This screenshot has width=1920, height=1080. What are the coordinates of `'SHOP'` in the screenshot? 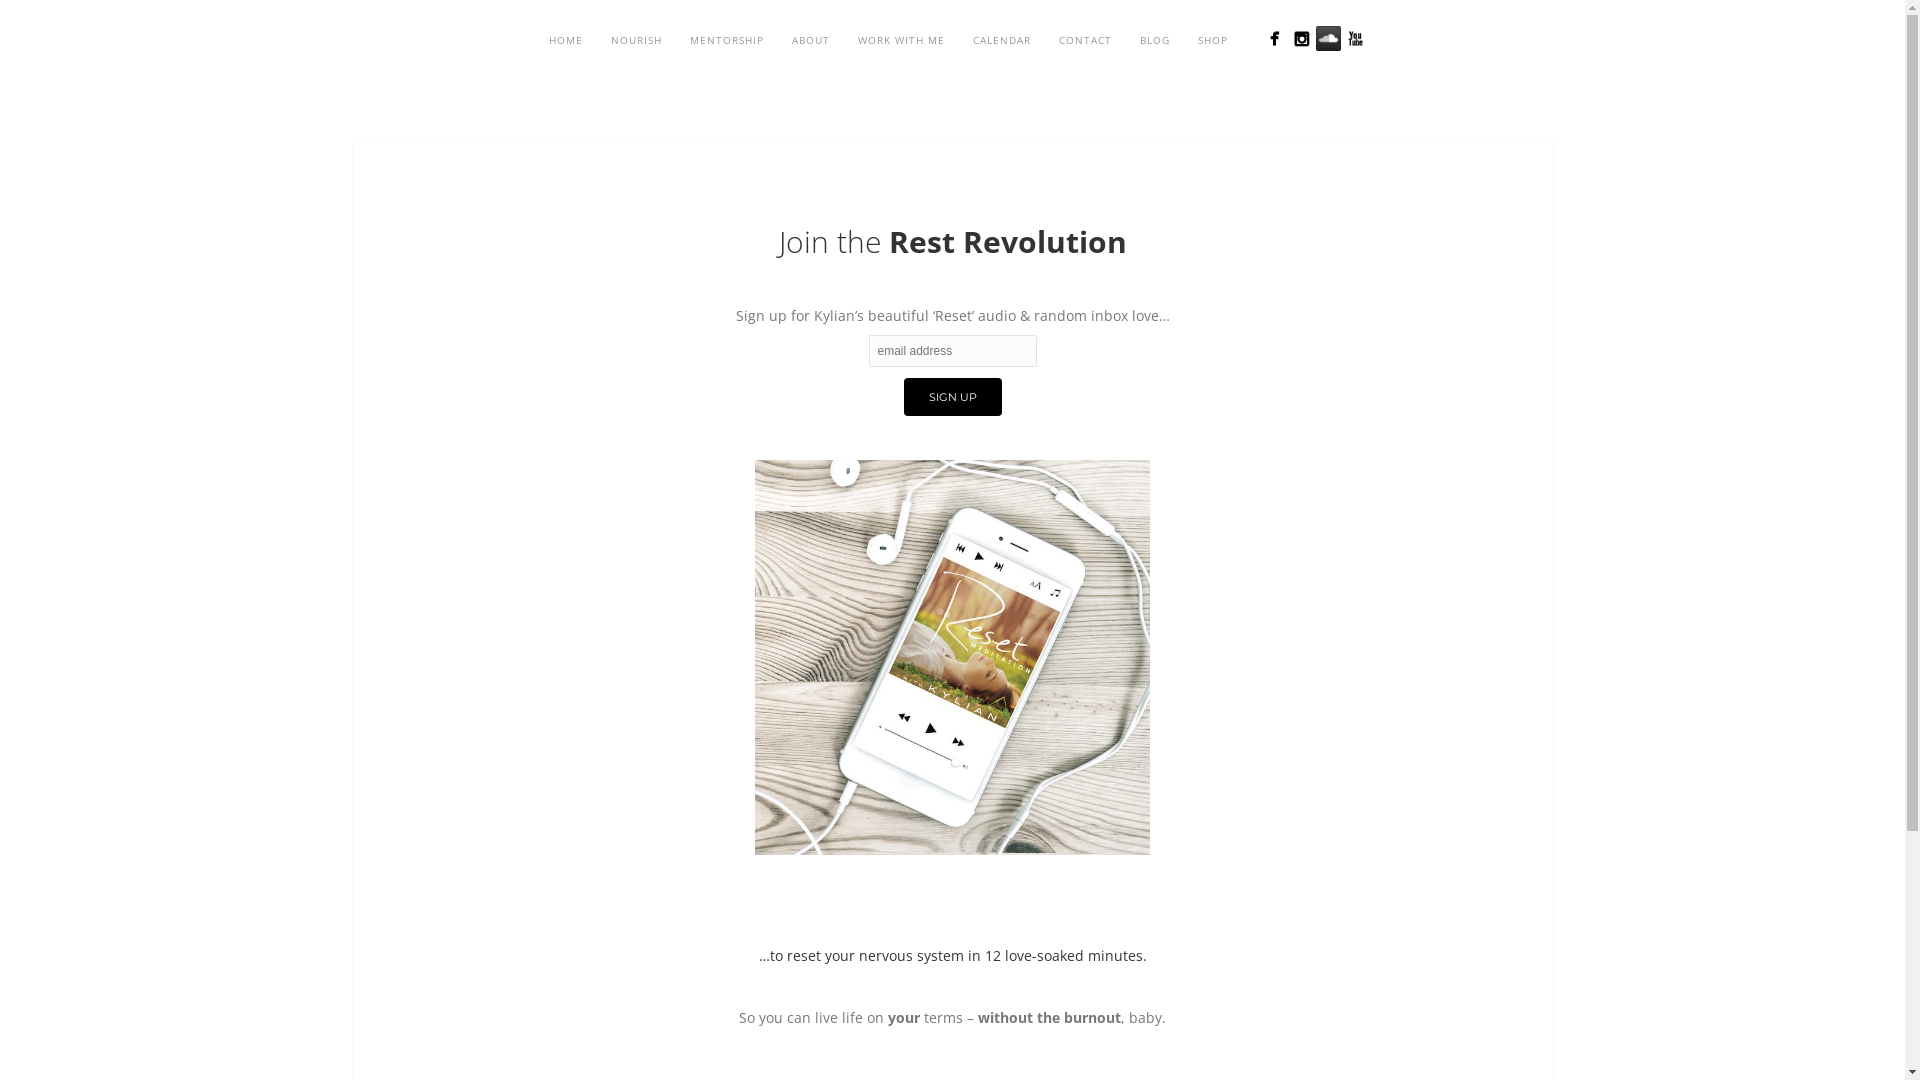 It's located at (1184, 40).